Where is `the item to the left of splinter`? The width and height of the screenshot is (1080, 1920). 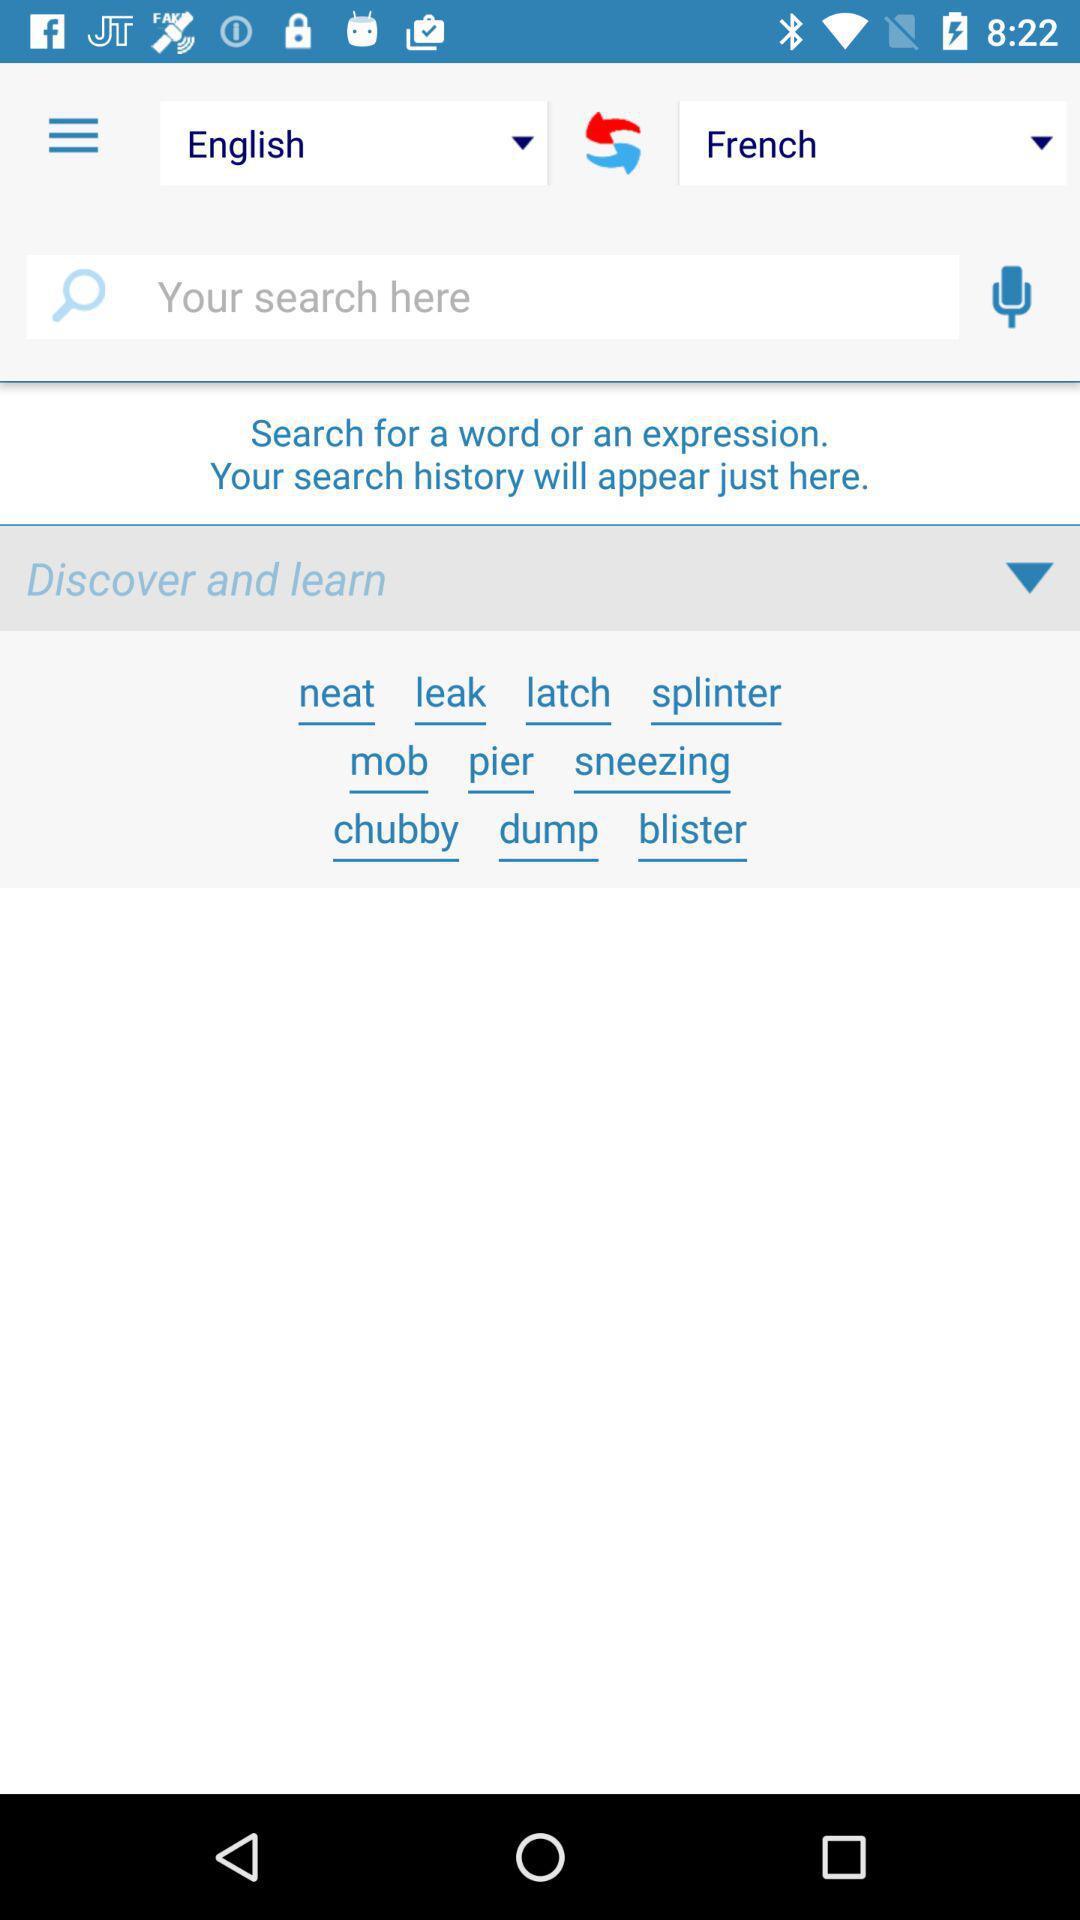
the item to the left of splinter is located at coordinates (568, 691).